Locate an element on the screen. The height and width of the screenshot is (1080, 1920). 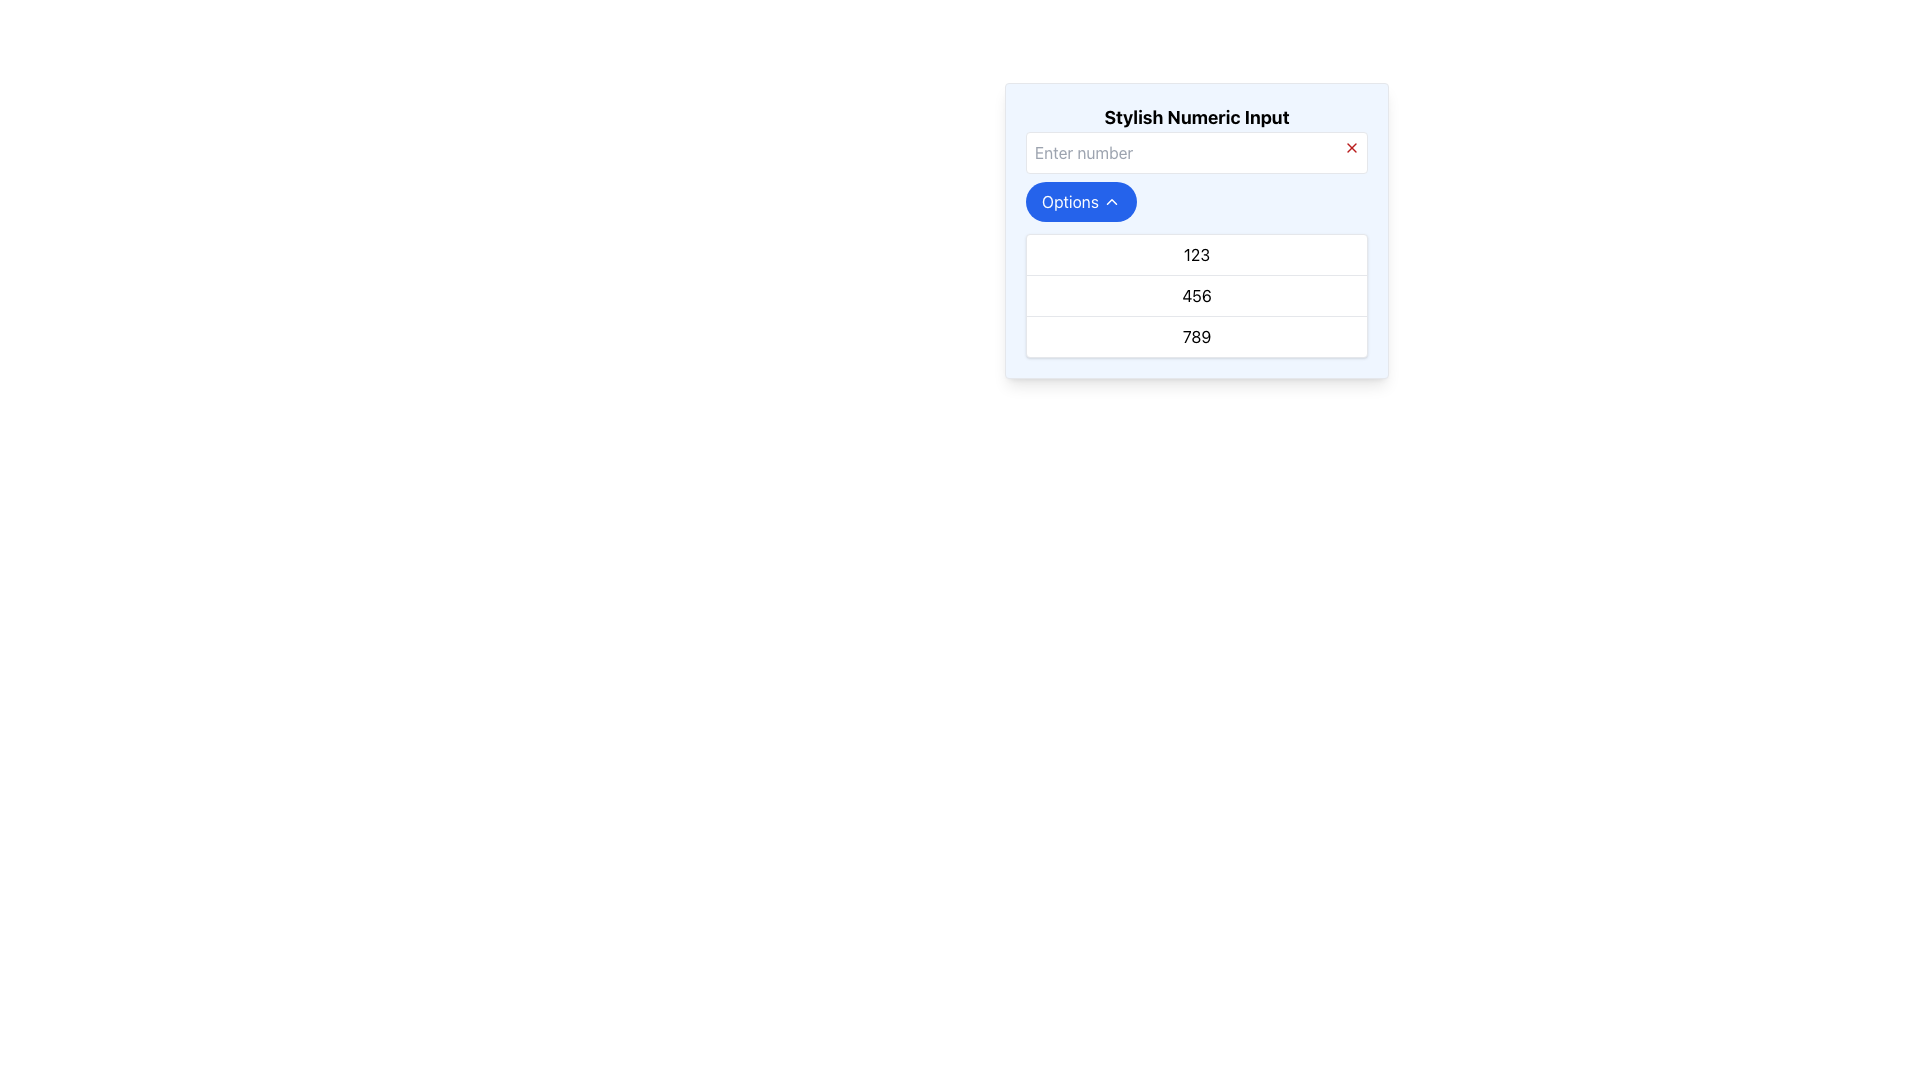
the Text Label that serves as a title for the component, located in the upper middle section of a blue-bordered, rounded rectangle, to enhance accessibility is located at coordinates (1196, 118).